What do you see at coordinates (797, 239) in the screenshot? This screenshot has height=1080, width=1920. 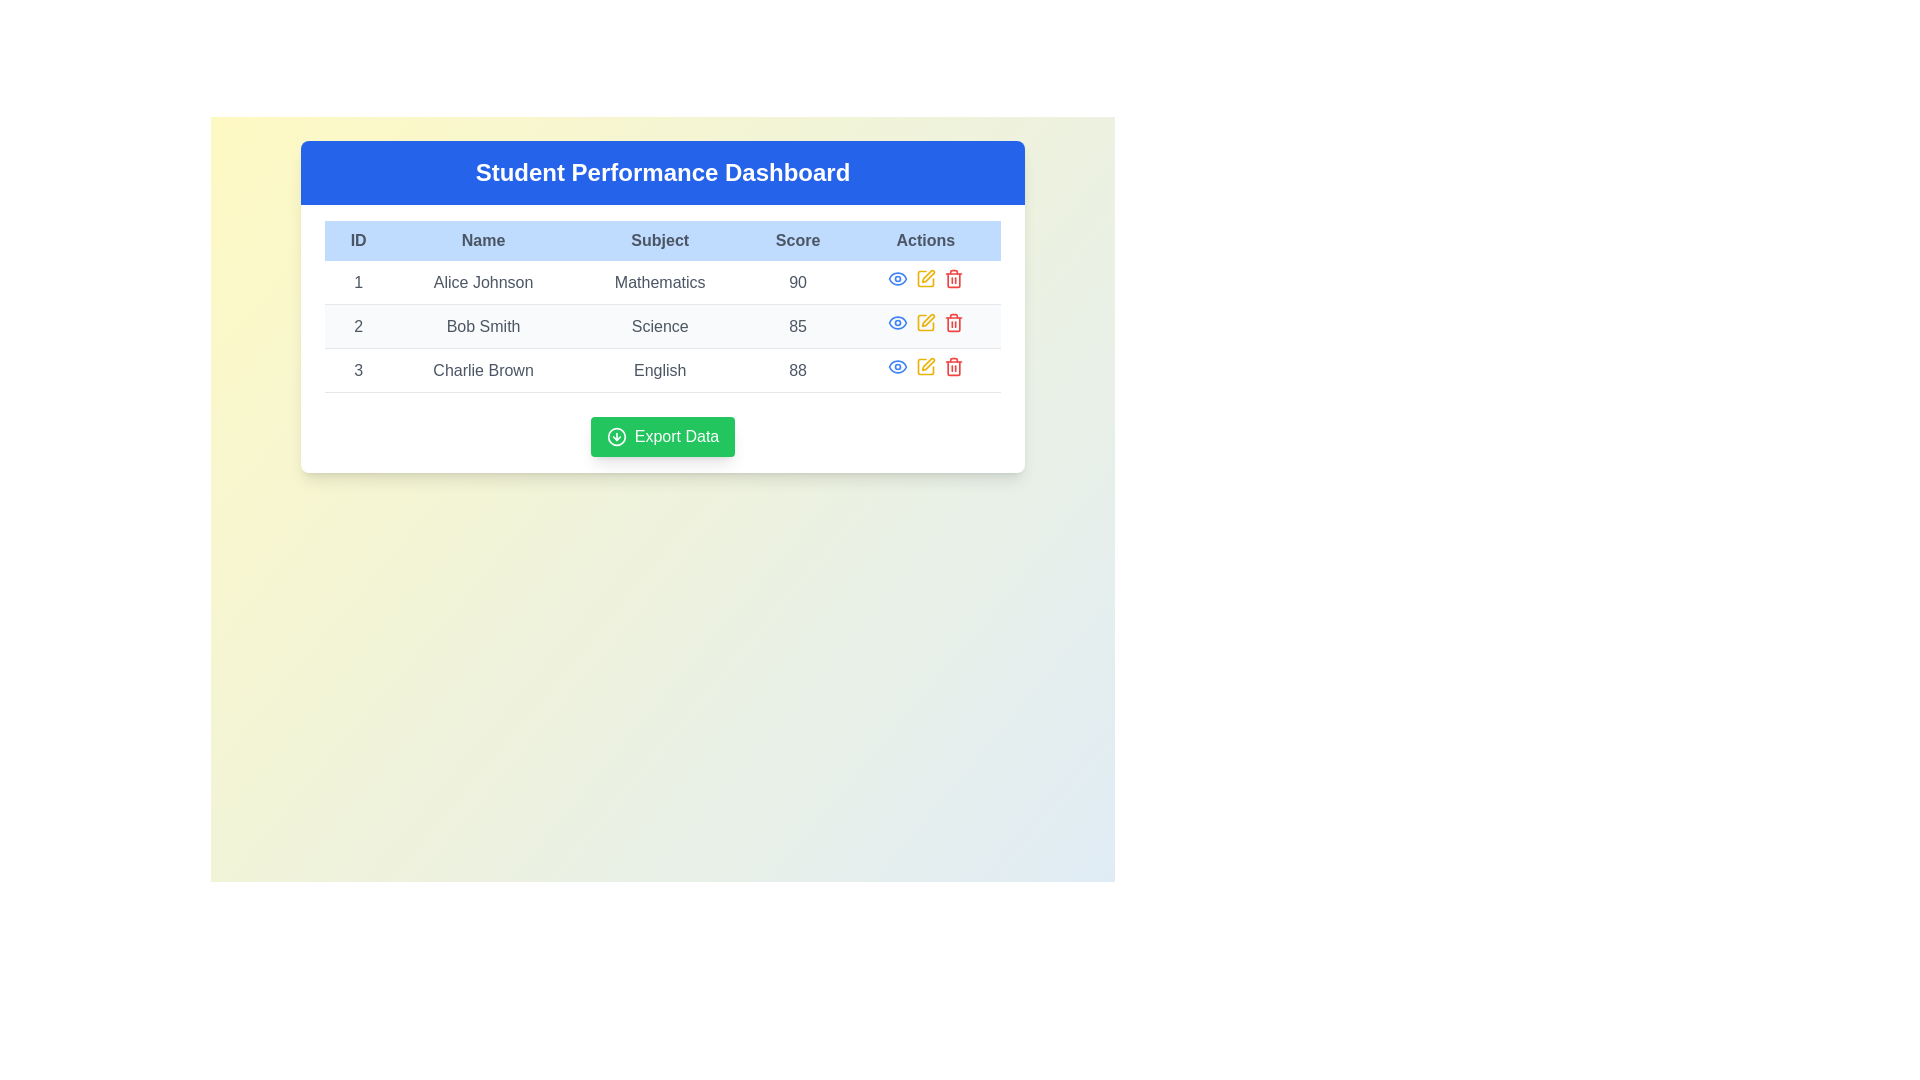 I see `the 'Score' header in the table column, which is the fourth column from the left, displayed in gray on a light blue background, part of the 'Student Performance Dashboard'` at bounding box center [797, 239].